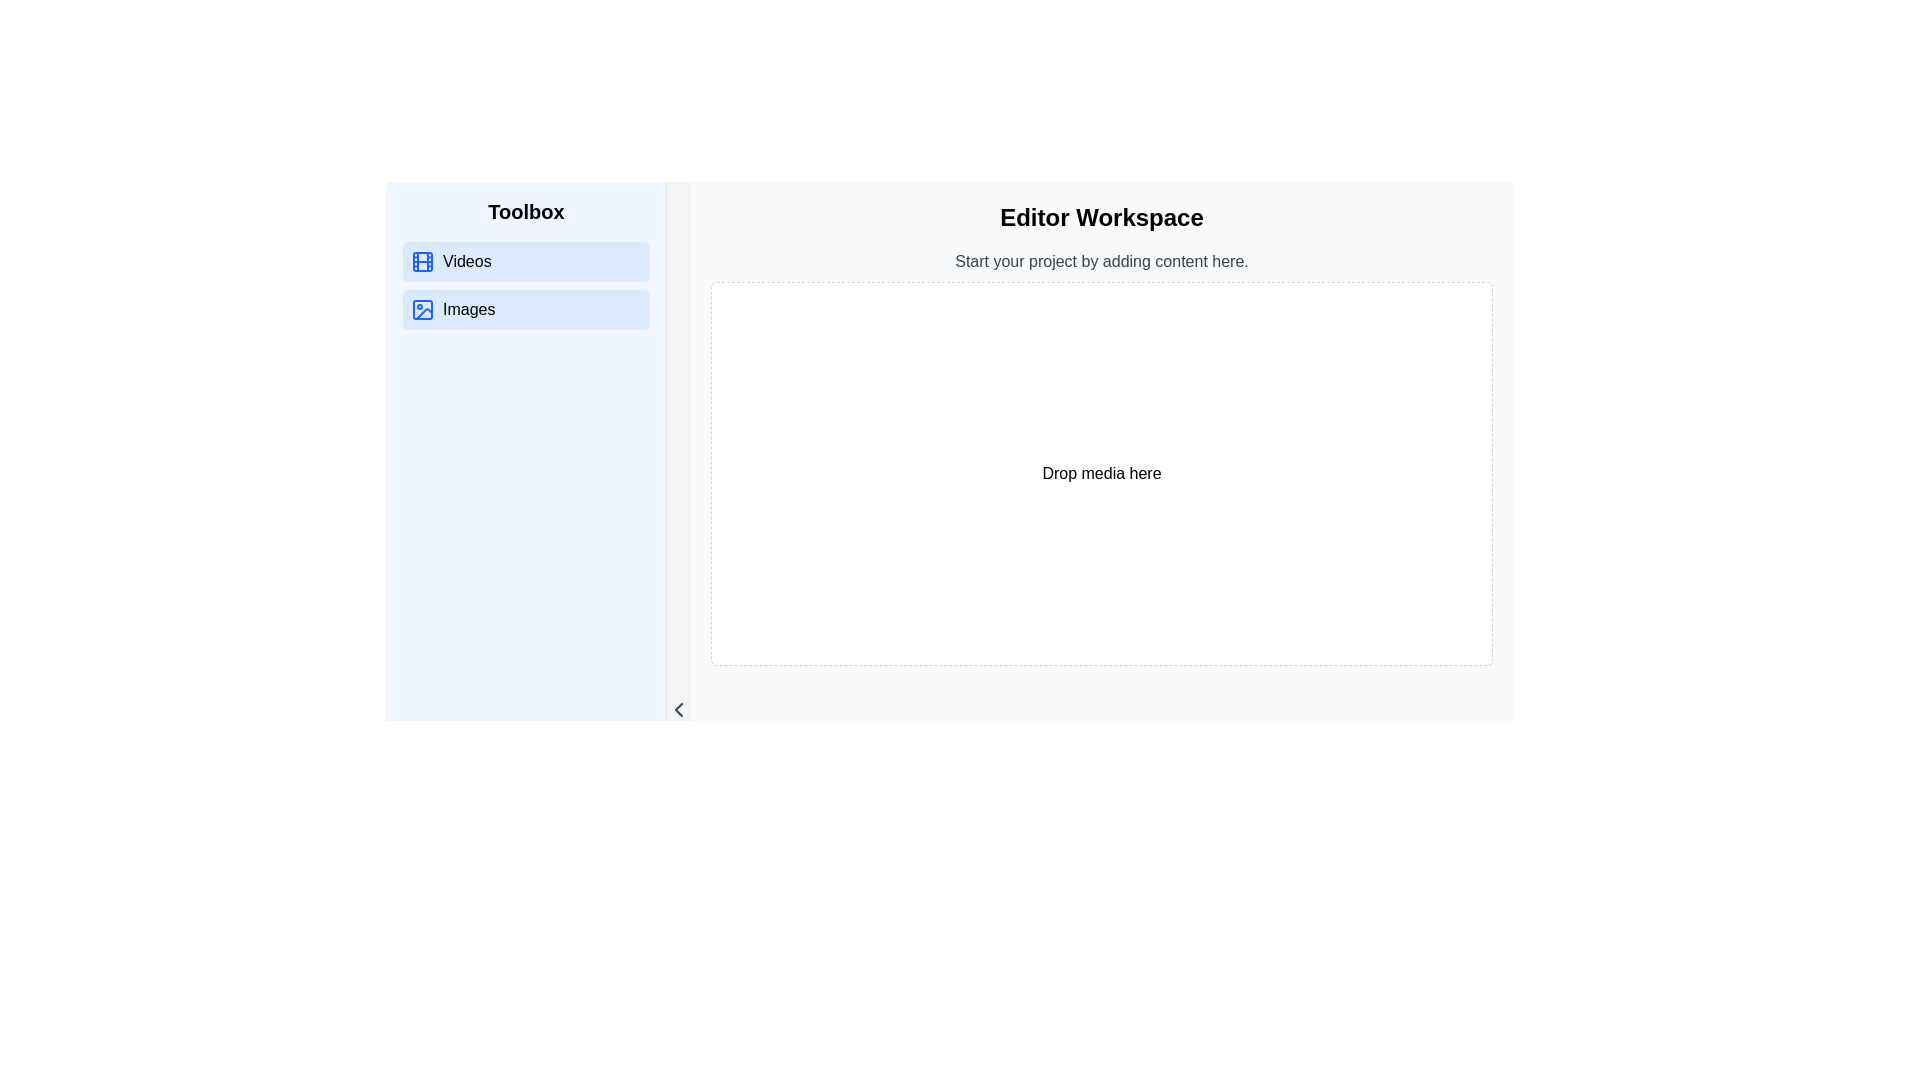 This screenshot has width=1920, height=1080. I want to click on the 'Images' text label in the left sidebar of the 'Toolbox', so click(468, 309).